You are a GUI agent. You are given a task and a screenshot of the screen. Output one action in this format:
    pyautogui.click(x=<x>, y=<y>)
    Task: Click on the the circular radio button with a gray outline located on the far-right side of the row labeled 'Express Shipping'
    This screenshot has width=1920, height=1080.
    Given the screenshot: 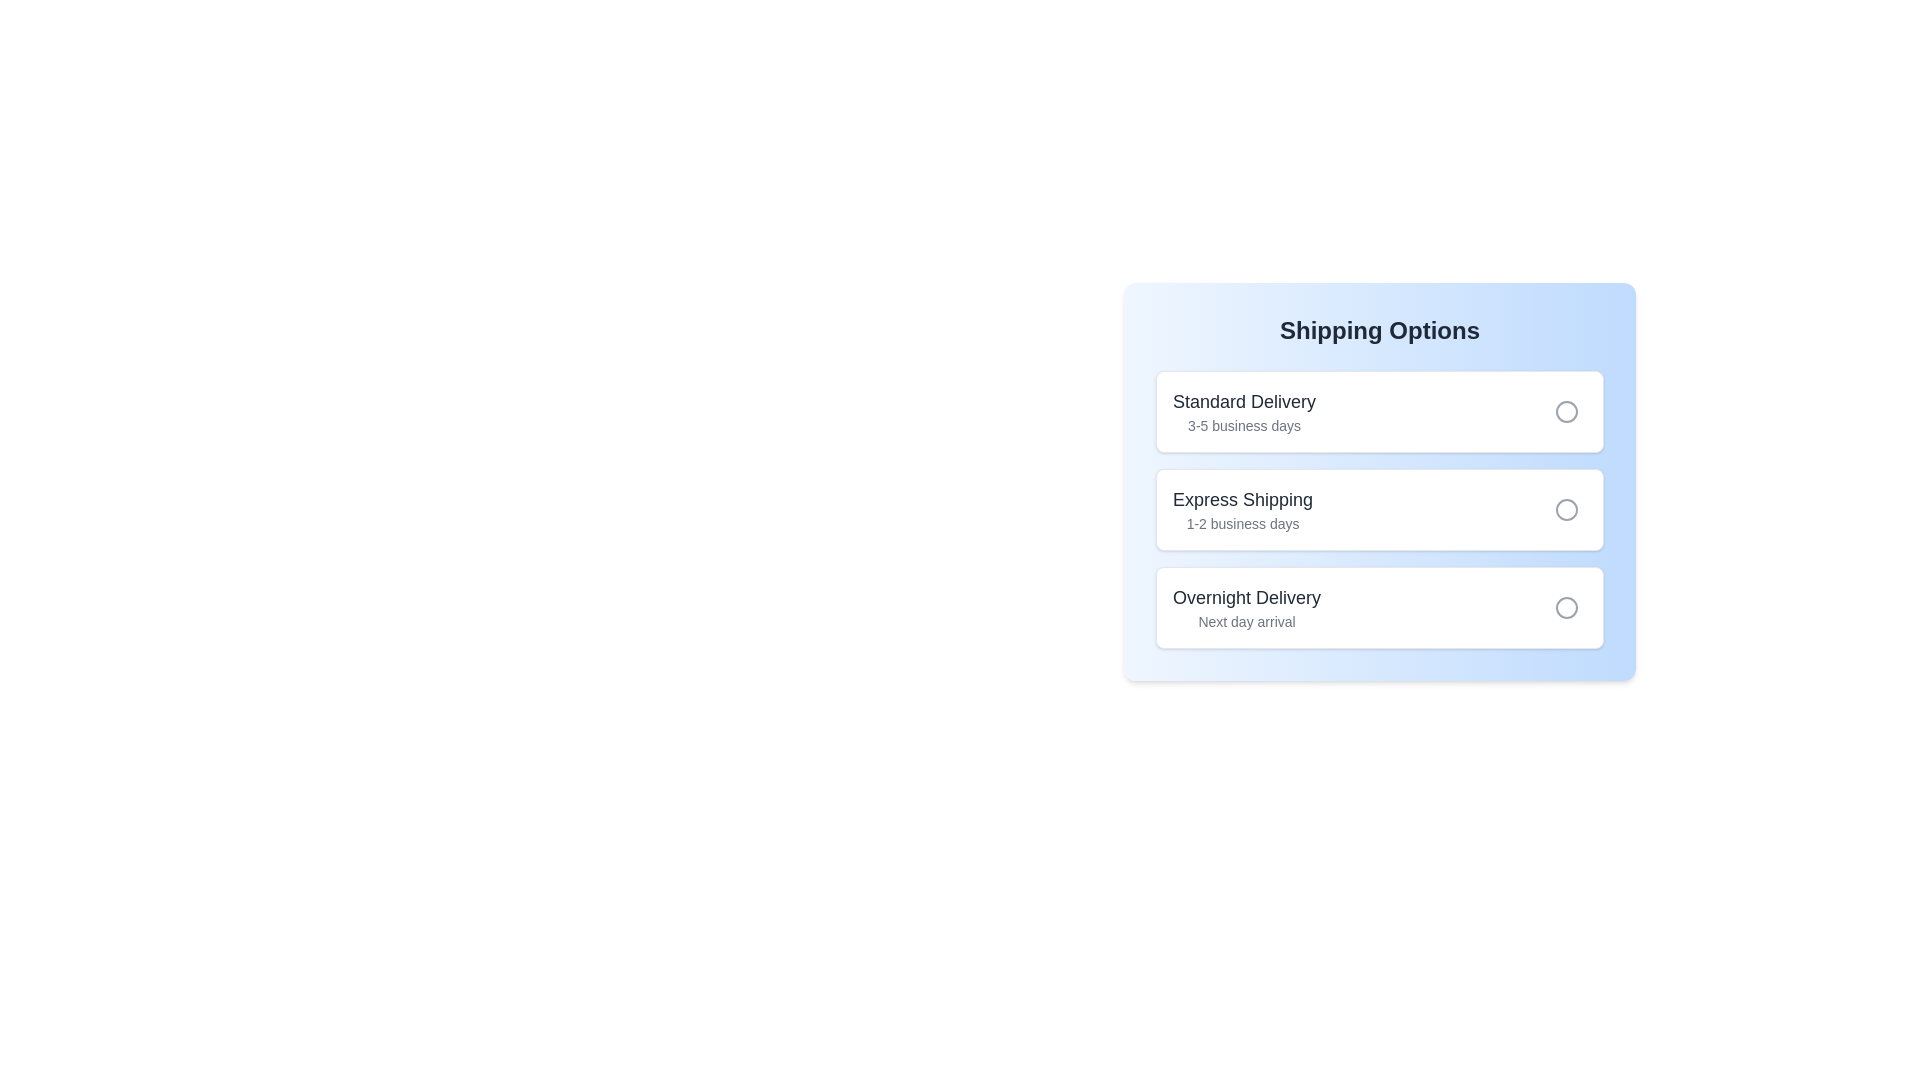 What is the action you would take?
    pyautogui.click(x=1565, y=508)
    